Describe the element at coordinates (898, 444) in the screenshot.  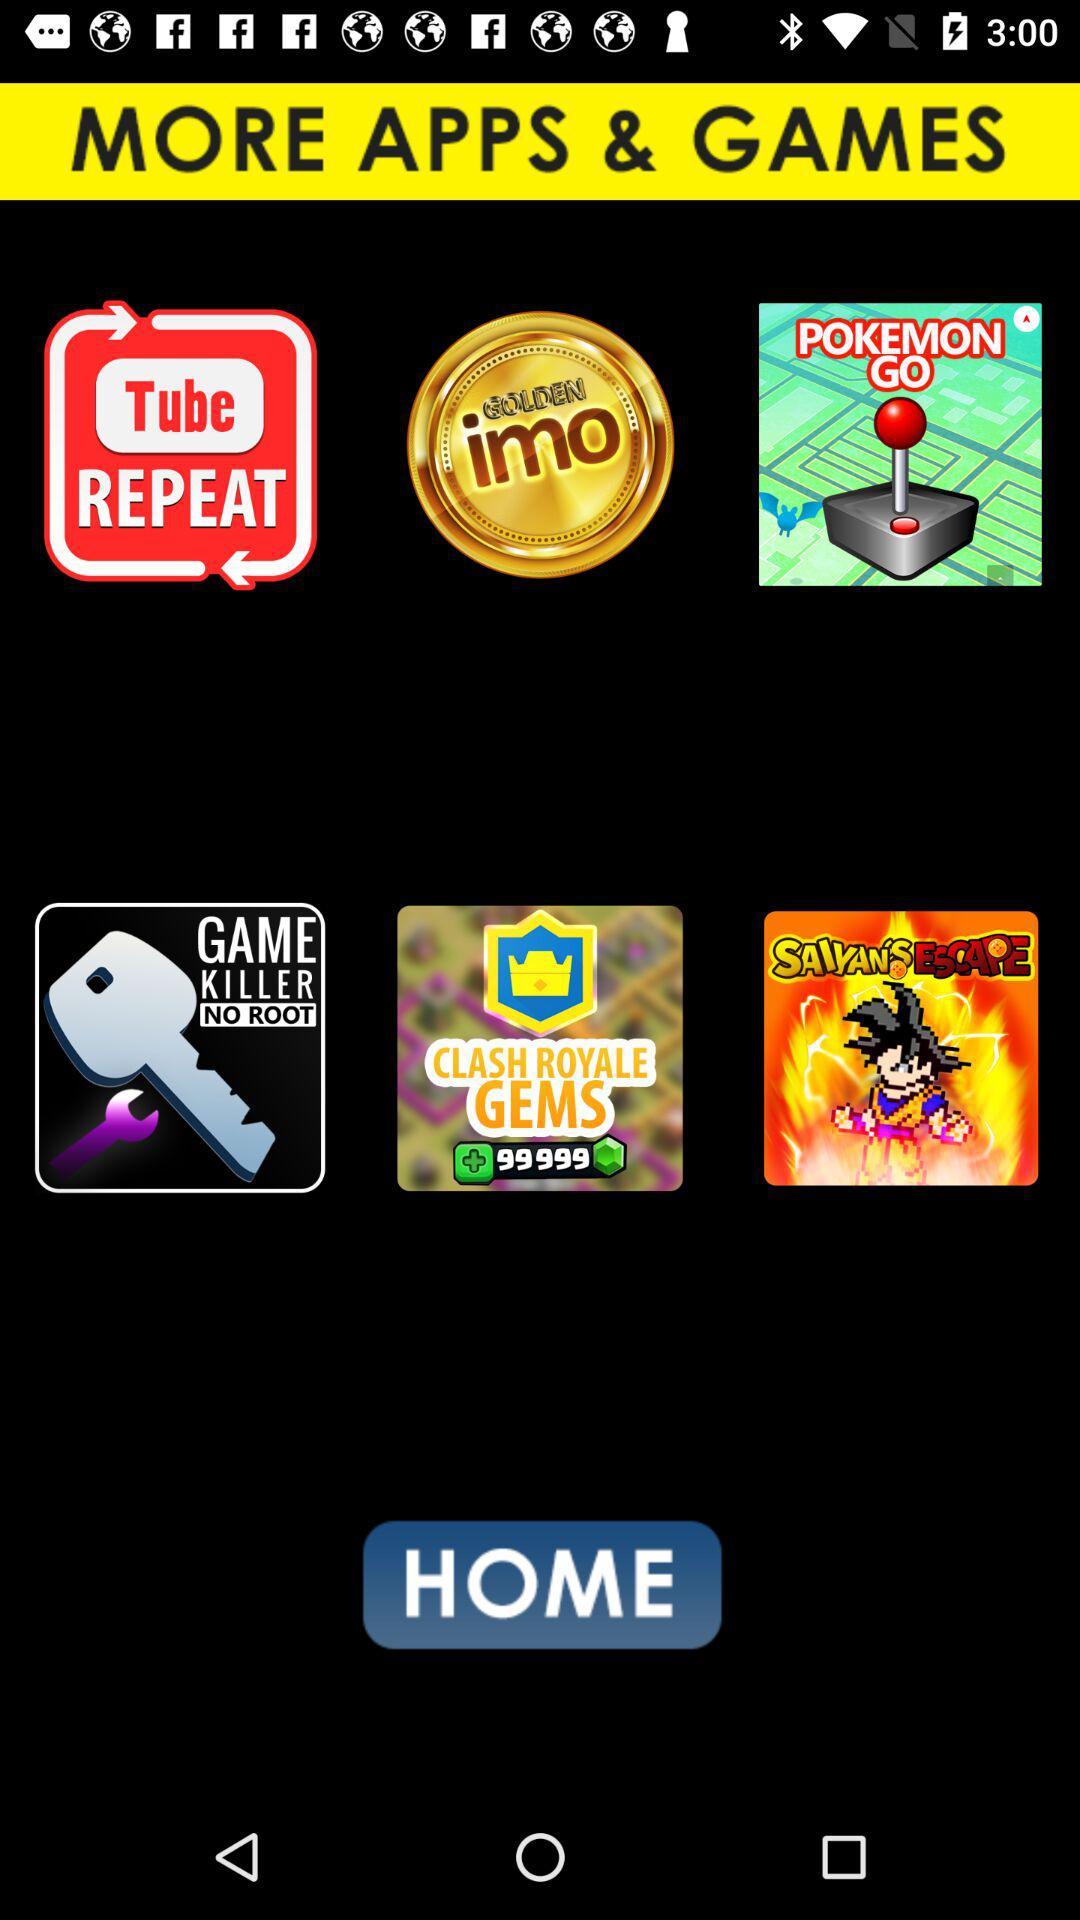
I see `pokemon go app` at that location.